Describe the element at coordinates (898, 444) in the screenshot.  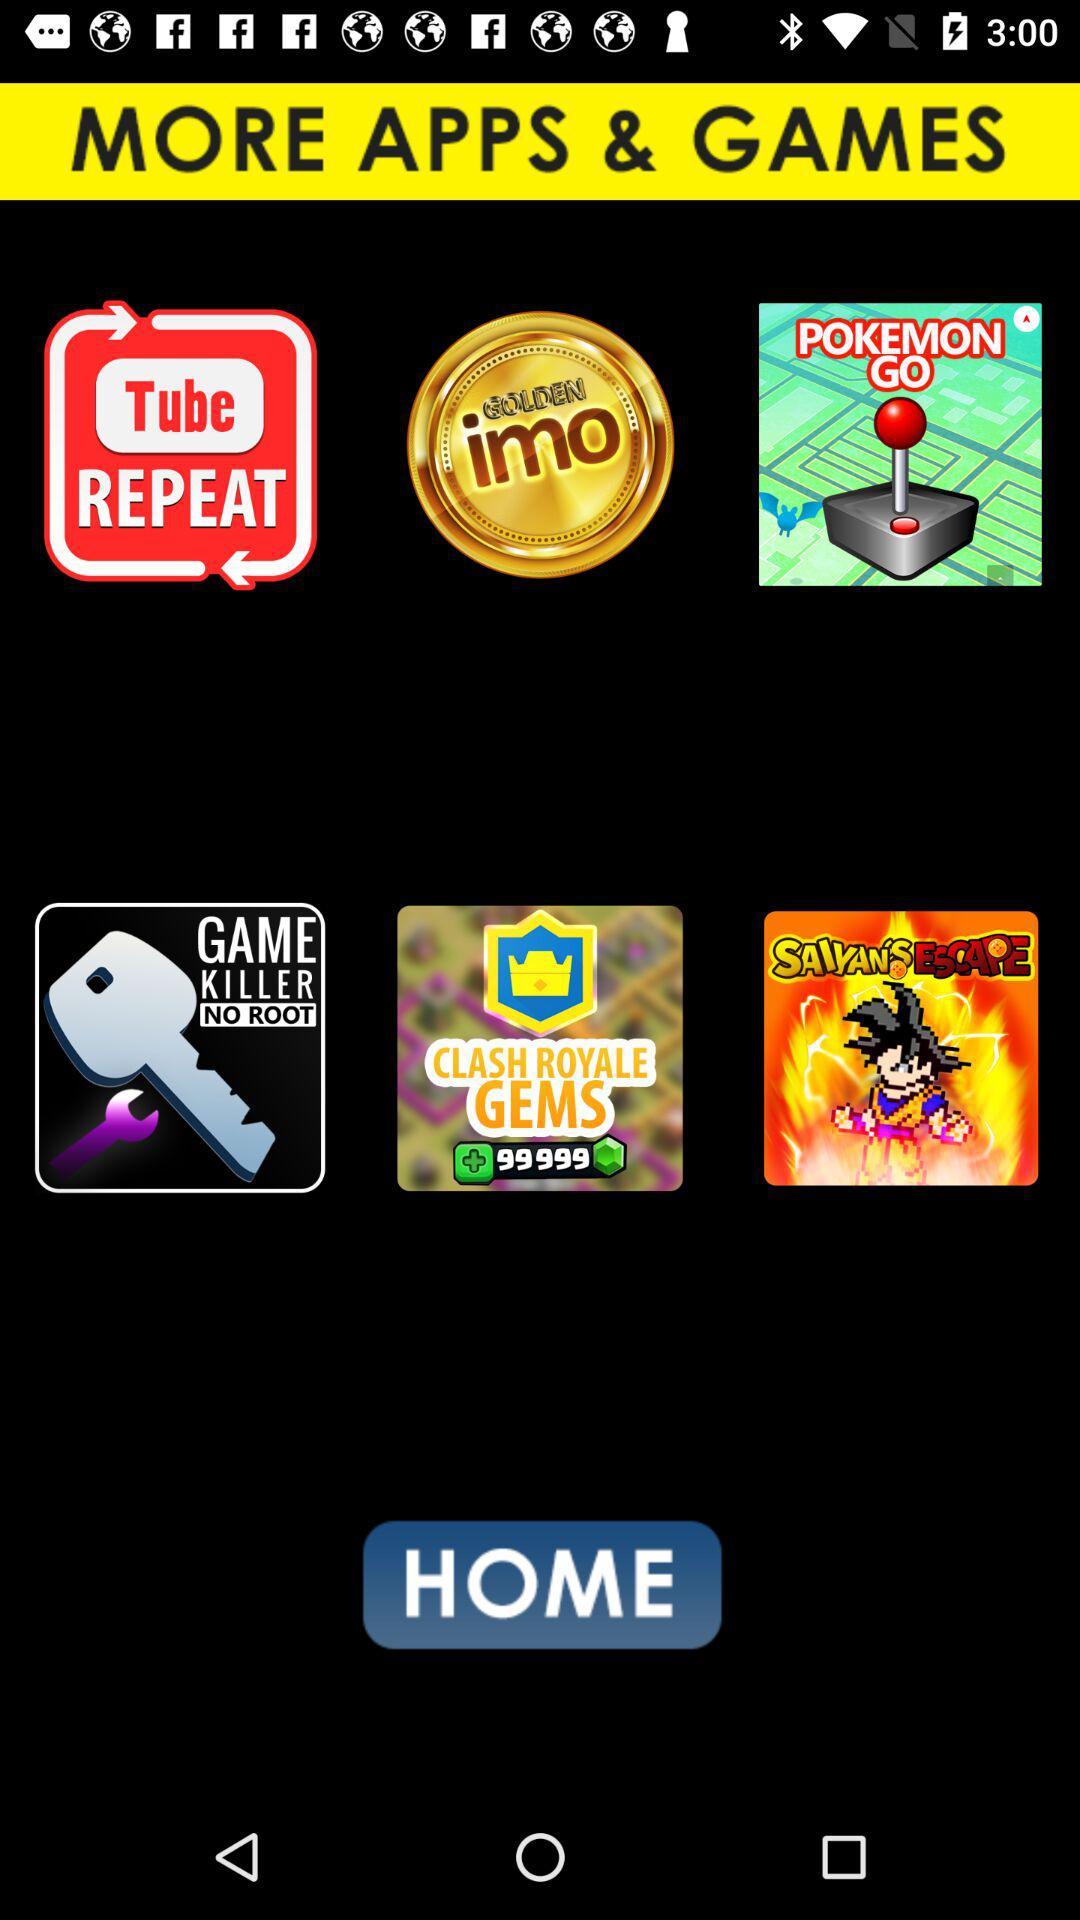
I see `pokemon go app` at that location.